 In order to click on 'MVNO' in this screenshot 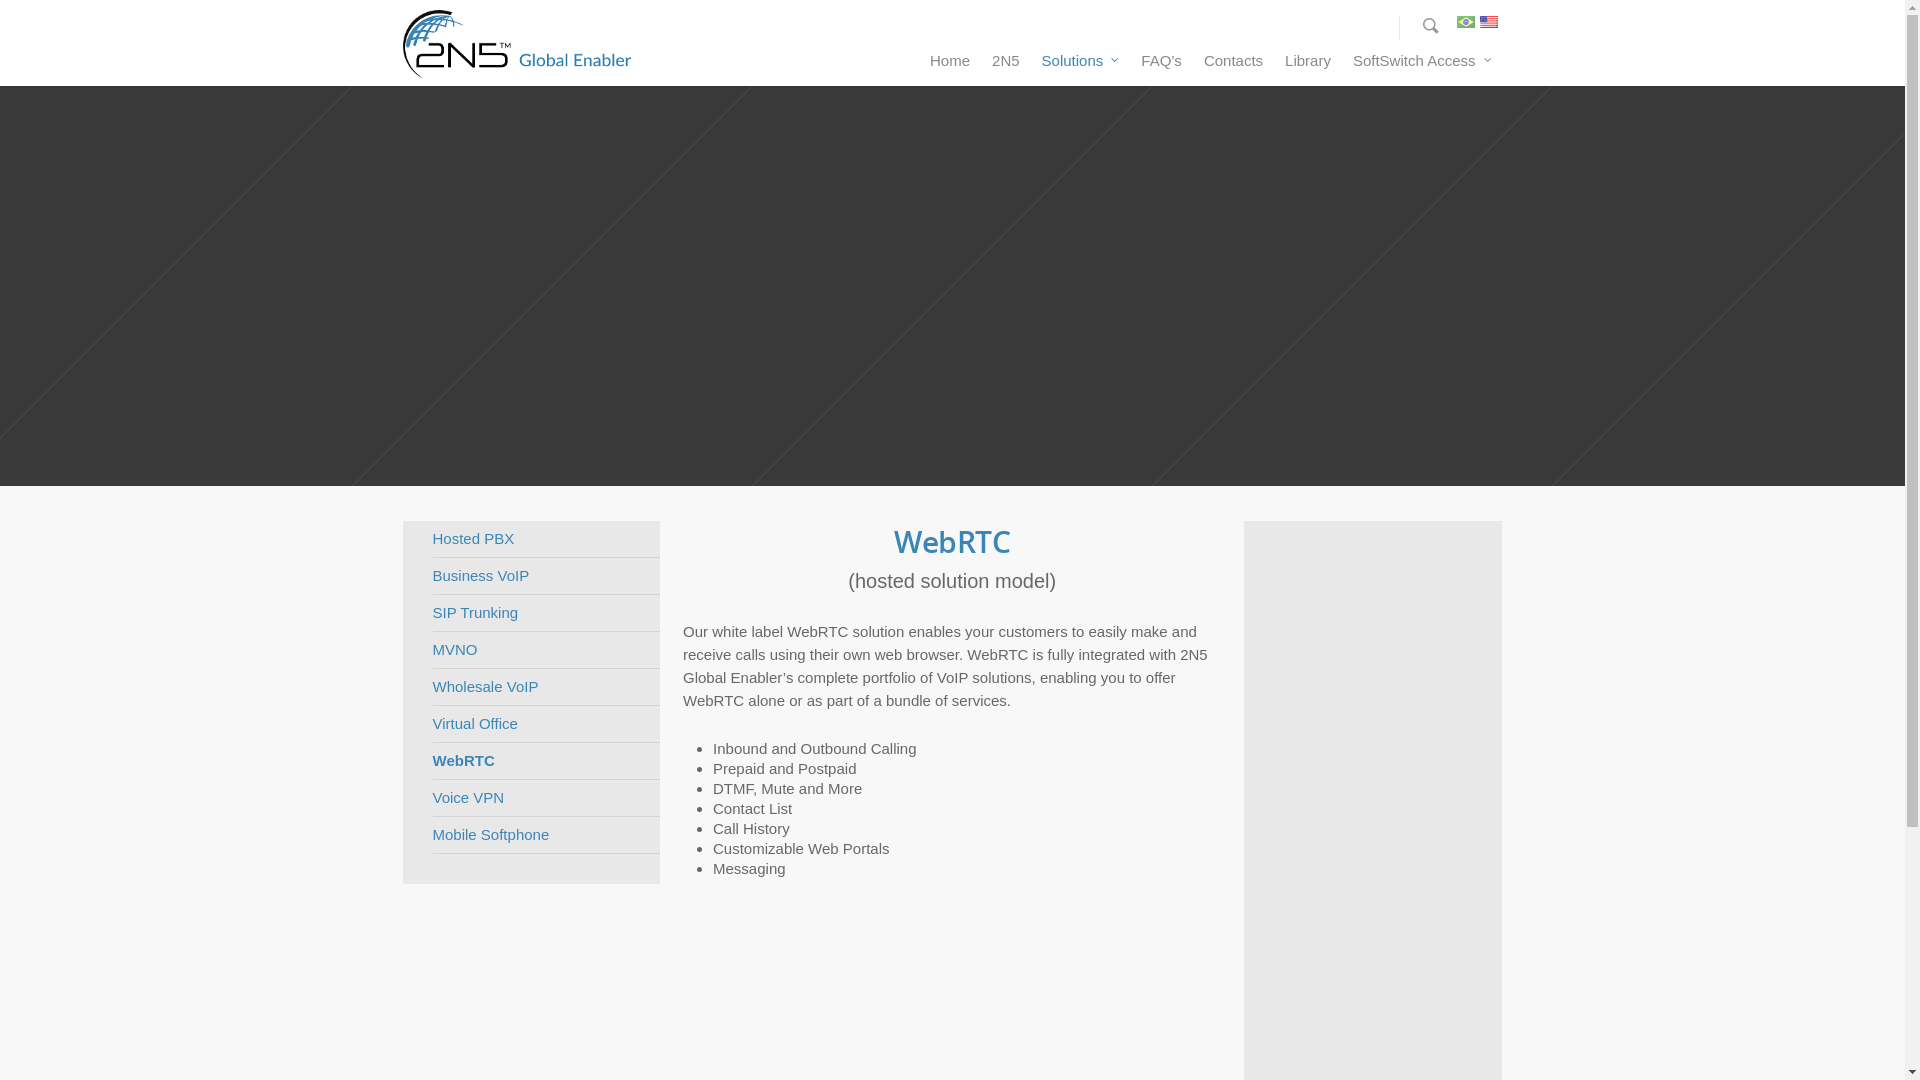, I will do `click(545, 650)`.